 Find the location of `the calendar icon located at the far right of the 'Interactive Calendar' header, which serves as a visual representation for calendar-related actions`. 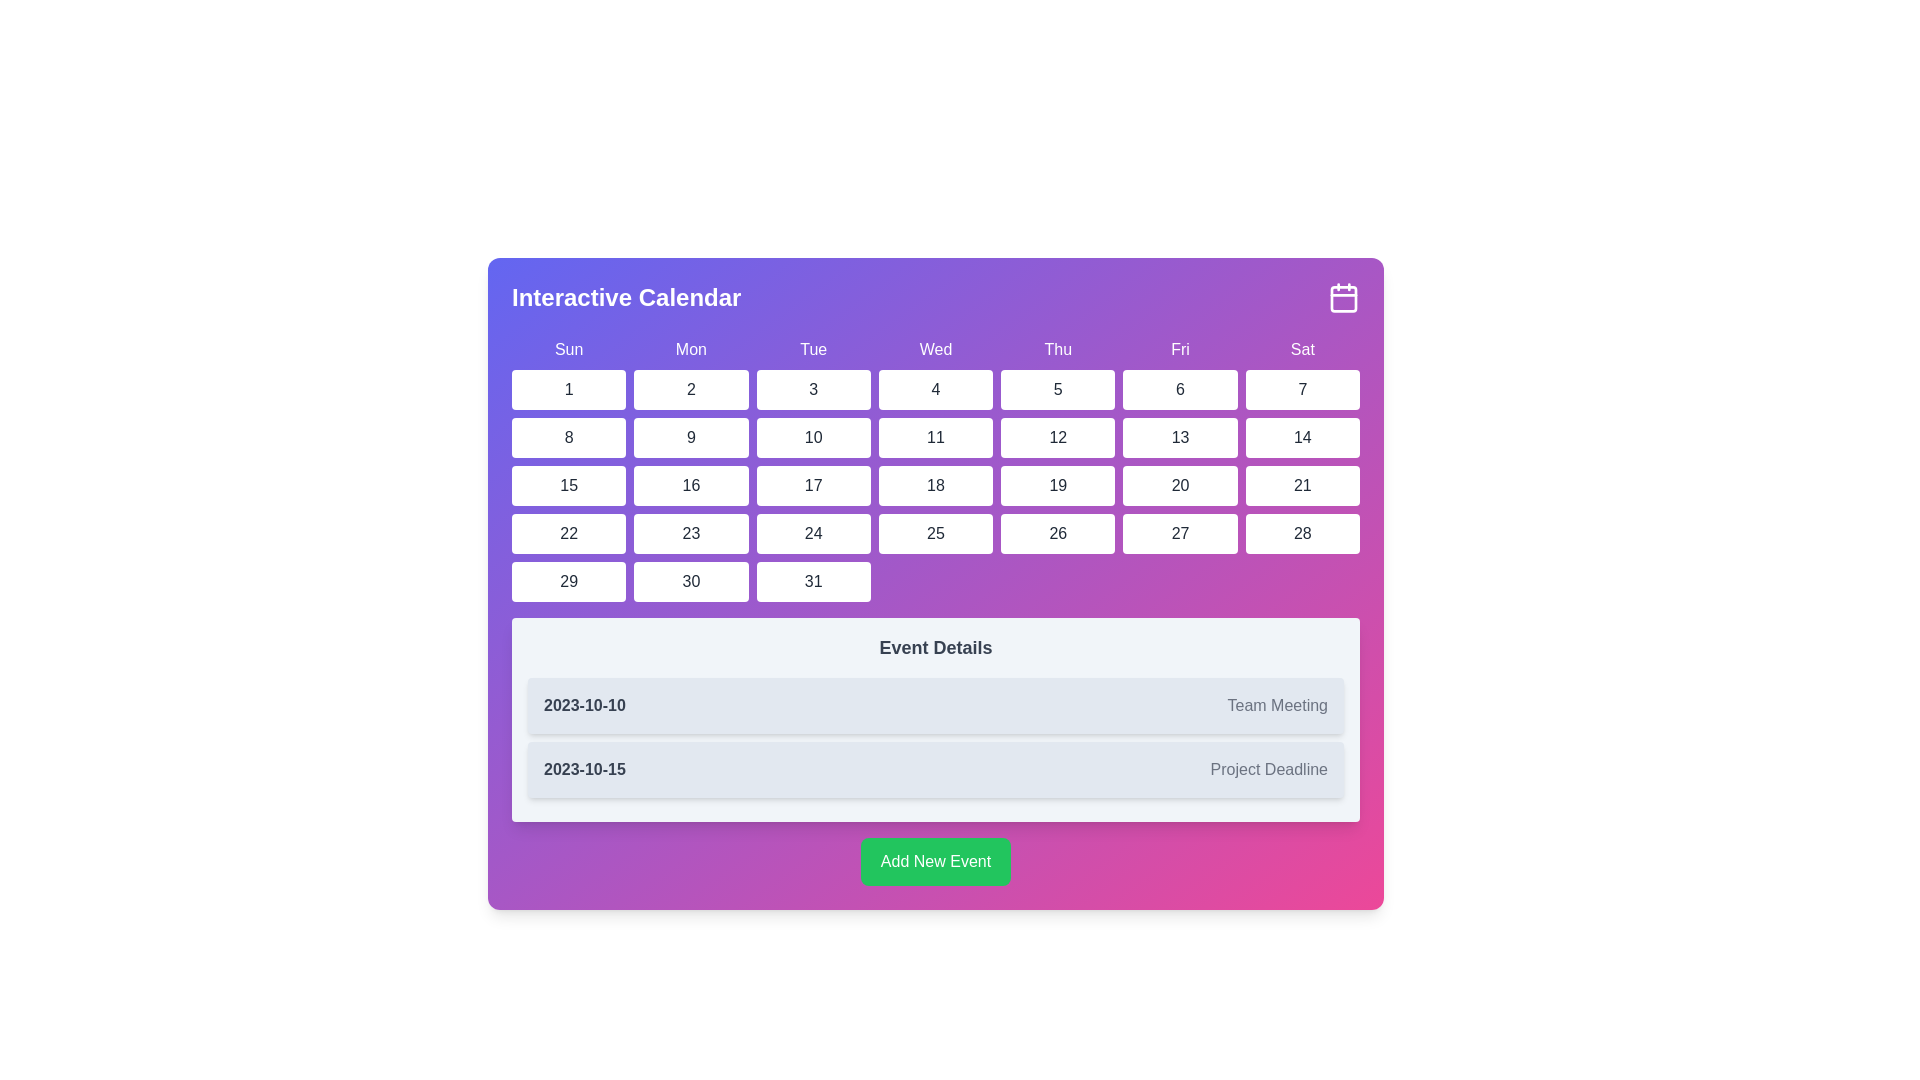

the calendar icon located at the far right of the 'Interactive Calendar' header, which serves as a visual representation for calendar-related actions is located at coordinates (1344, 297).